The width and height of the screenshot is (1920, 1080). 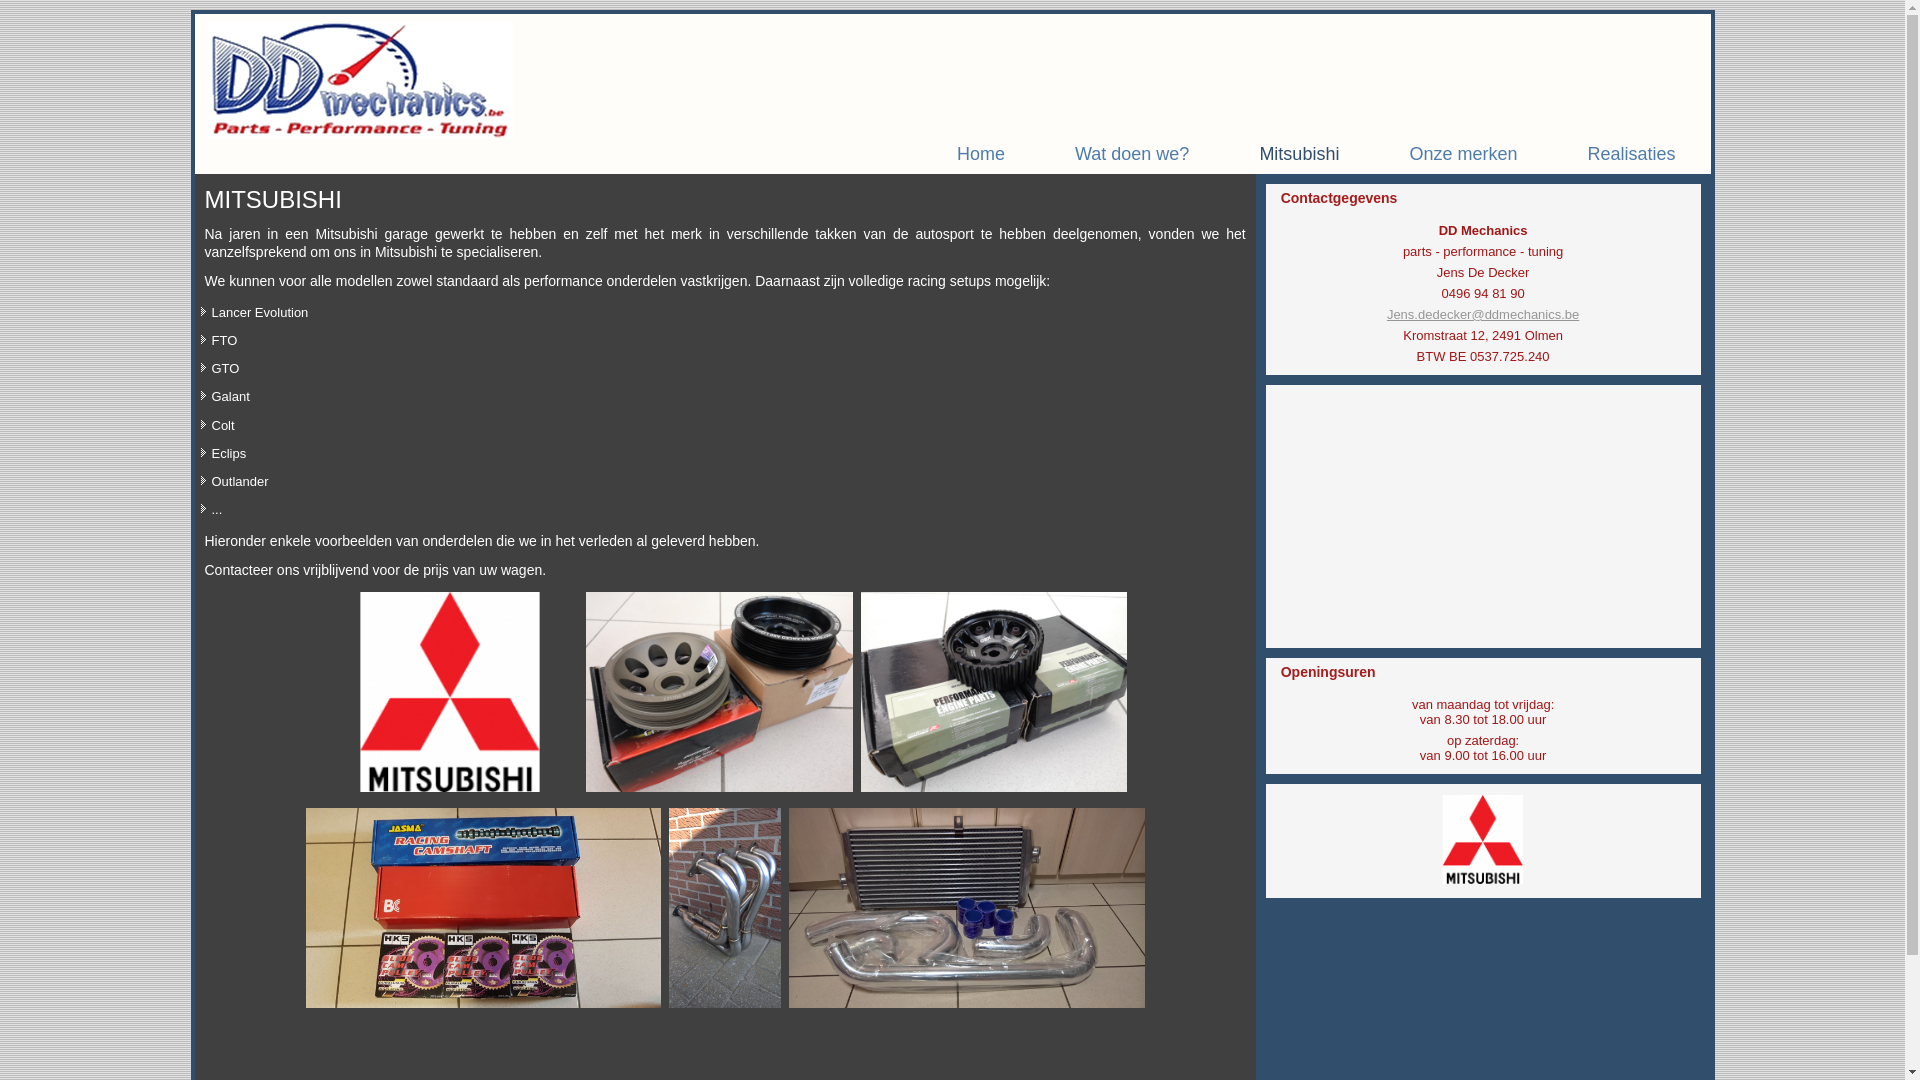 What do you see at coordinates (1372, 153) in the screenshot?
I see `'Onze merken'` at bounding box center [1372, 153].